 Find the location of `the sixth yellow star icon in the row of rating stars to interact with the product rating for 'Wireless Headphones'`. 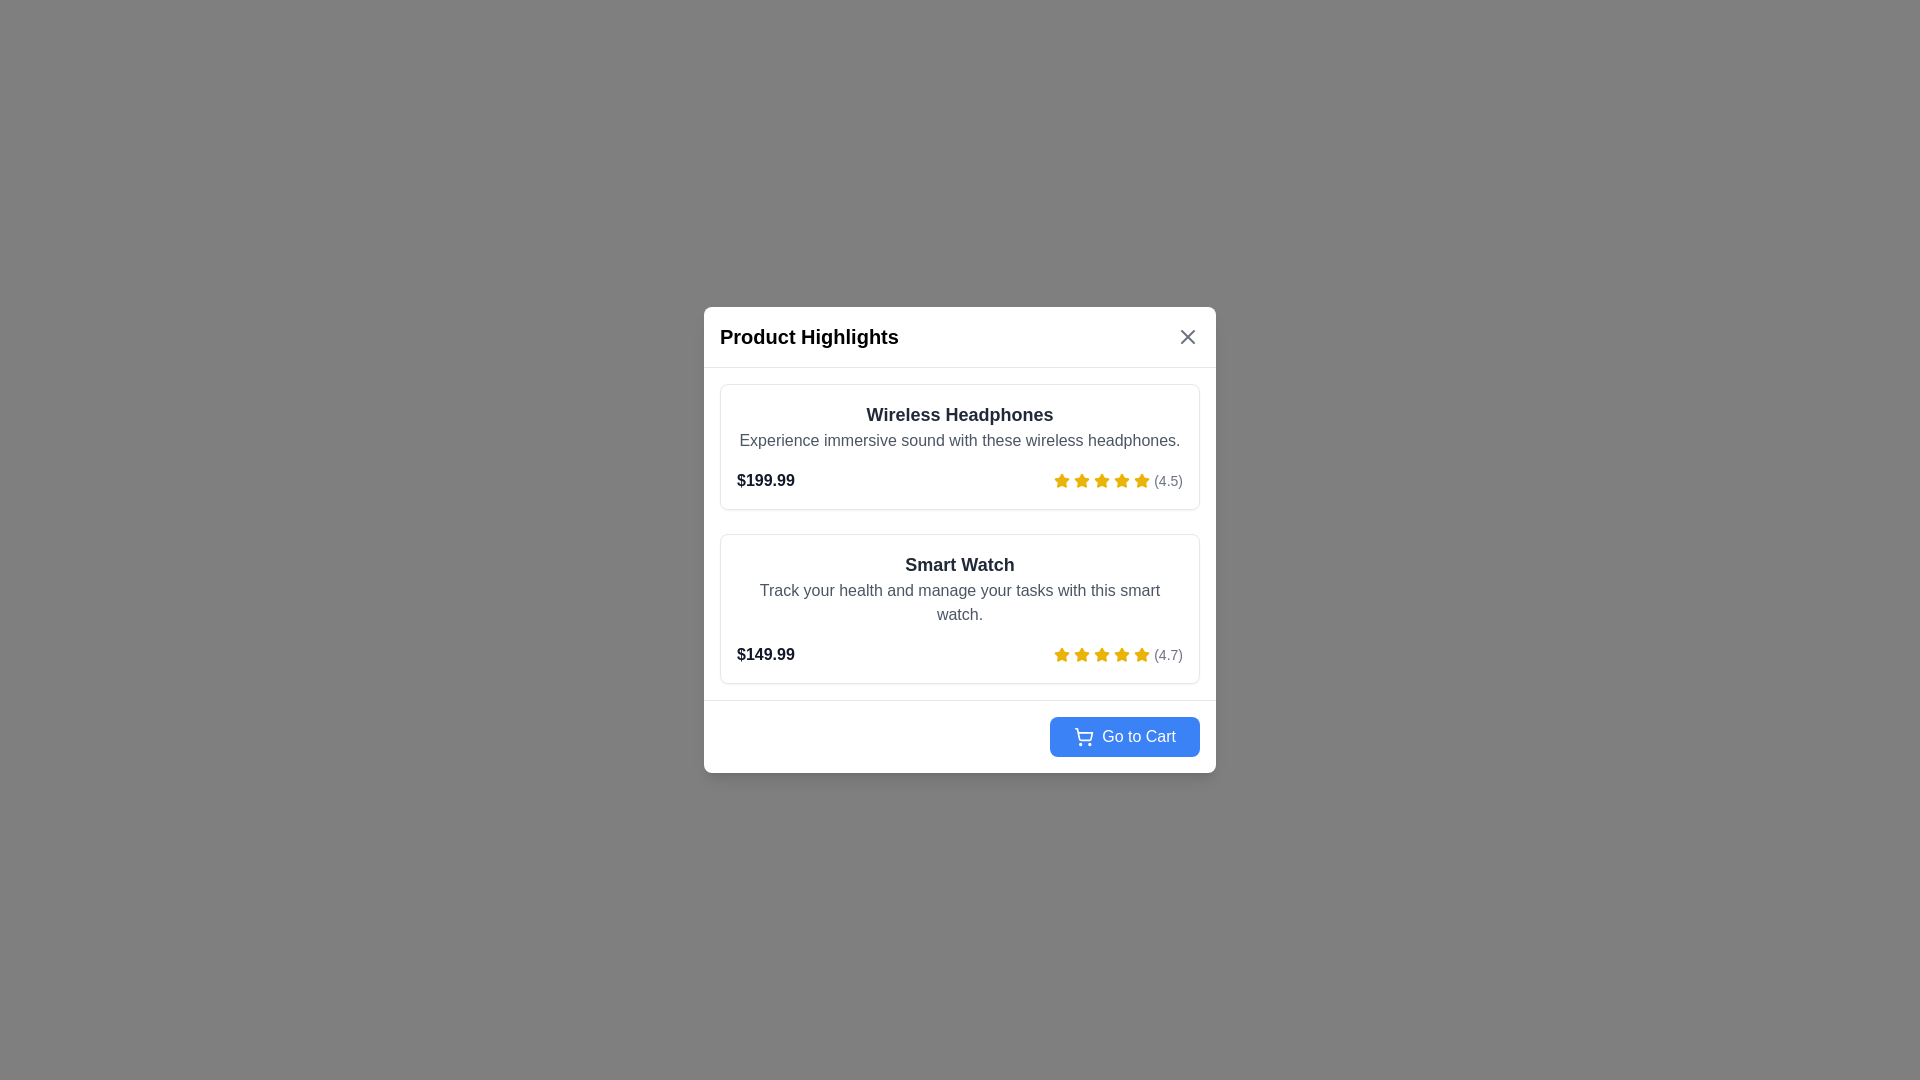

the sixth yellow star icon in the row of rating stars to interact with the product rating for 'Wireless Headphones' is located at coordinates (1142, 481).